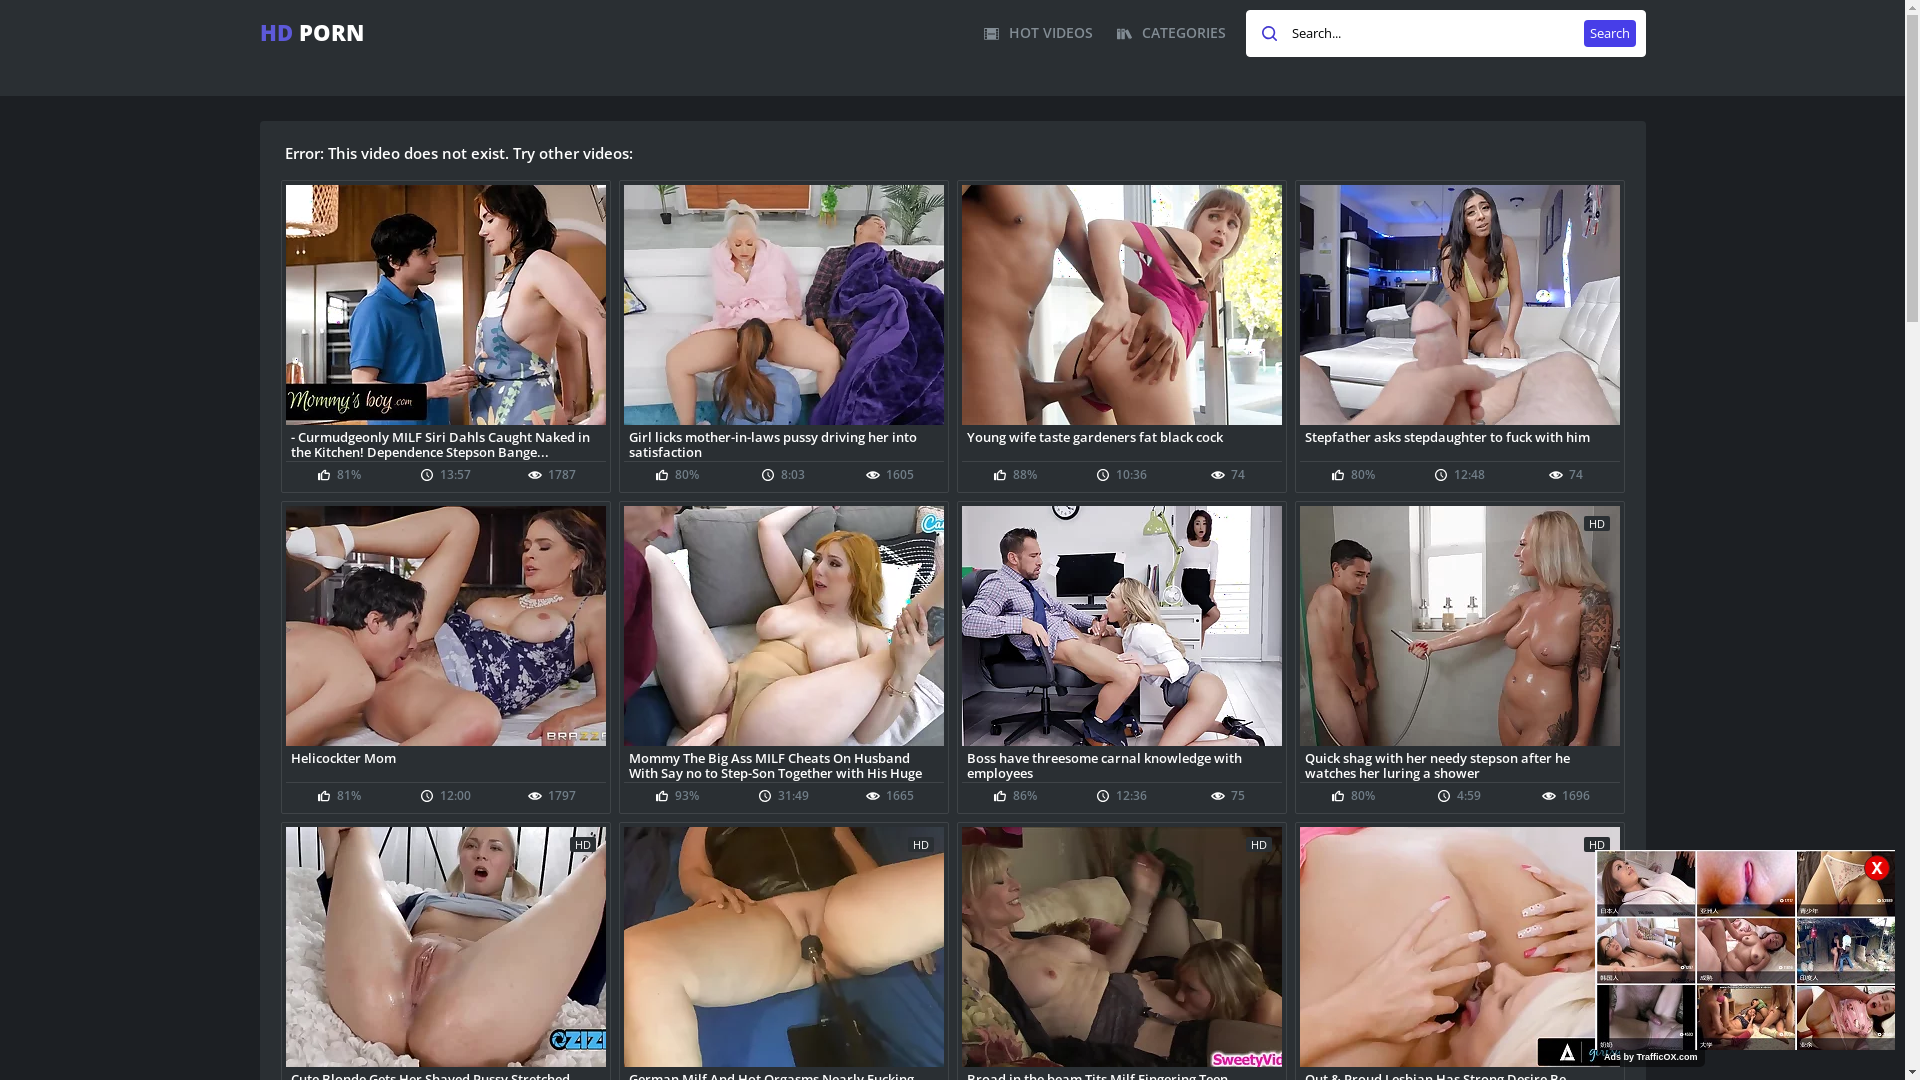 The image size is (1920, 1080). What do you see at coordinates (1583, 33) in the screenshot?
I see `'Search'` at bounding box center [1583, 33].